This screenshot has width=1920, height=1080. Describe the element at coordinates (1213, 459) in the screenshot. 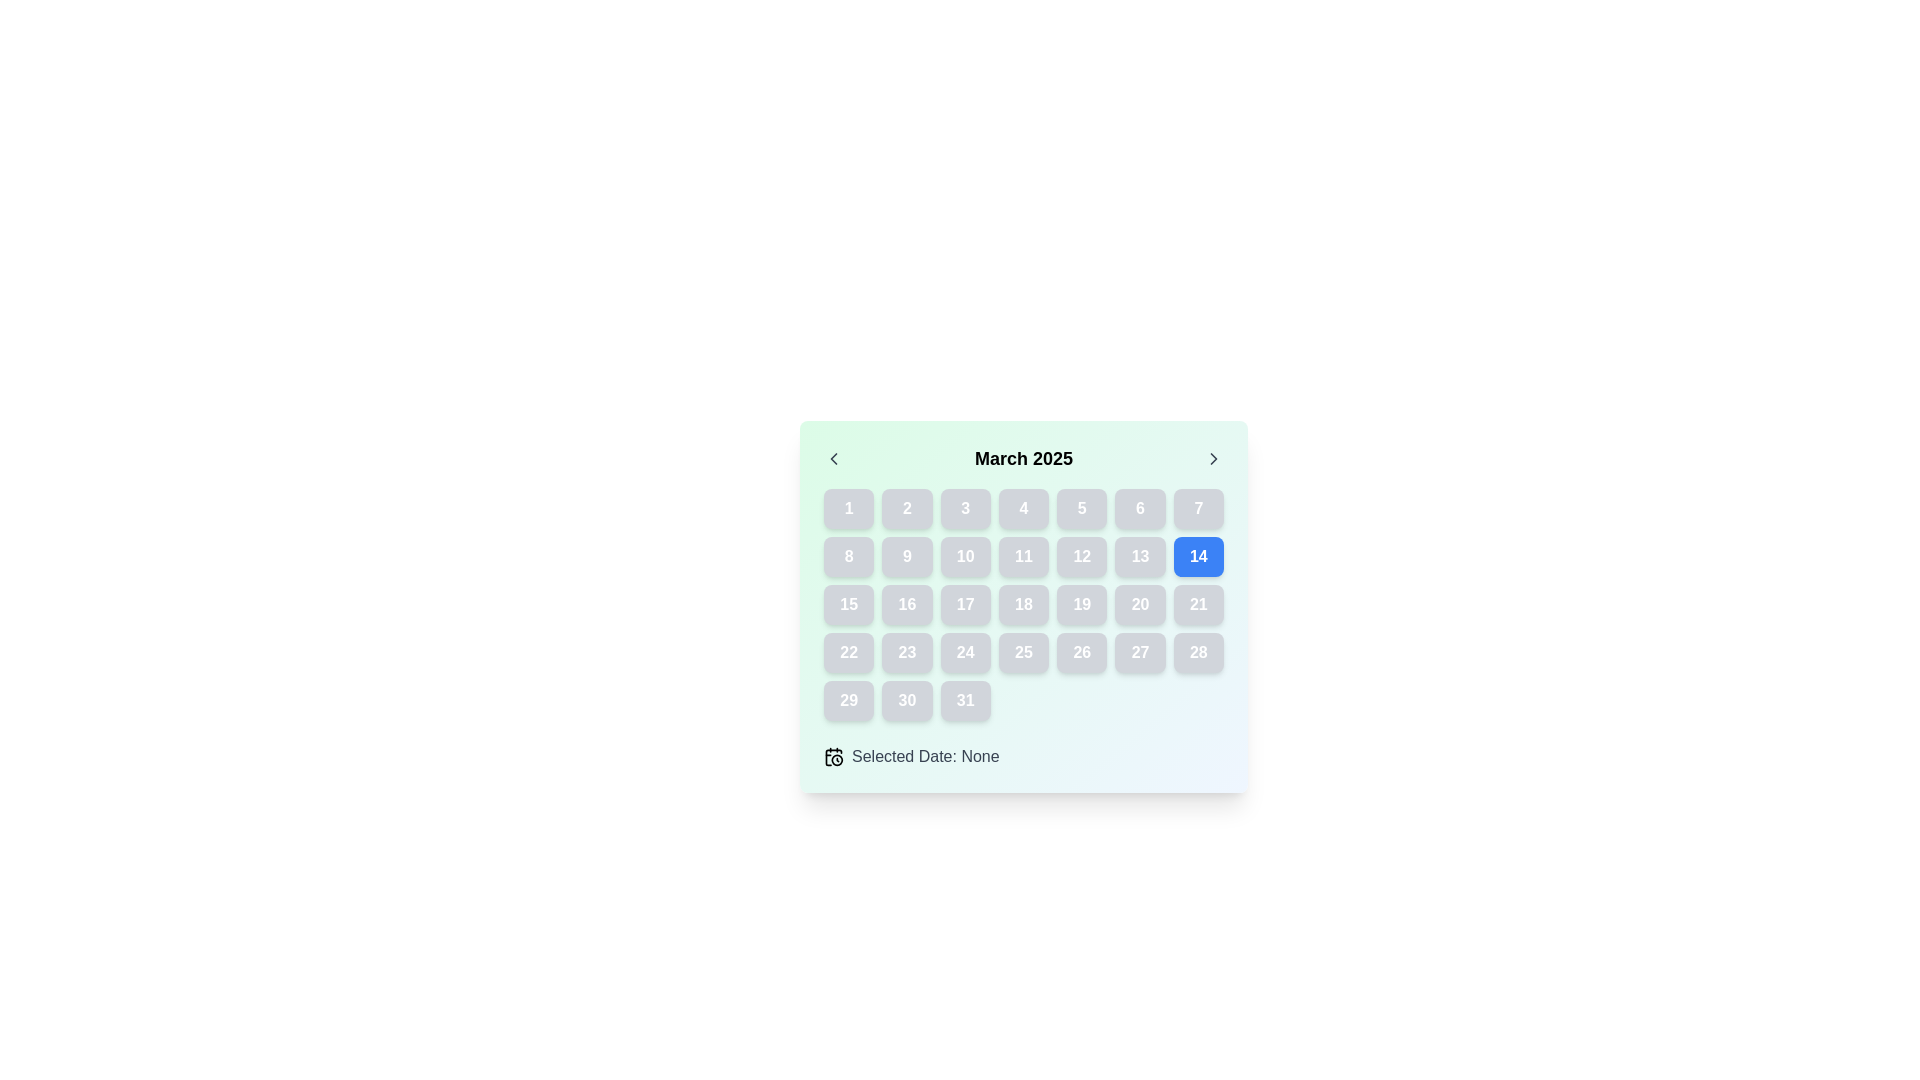

I see `the chevron icon in the top-right corner of the calendar interface` at that location.